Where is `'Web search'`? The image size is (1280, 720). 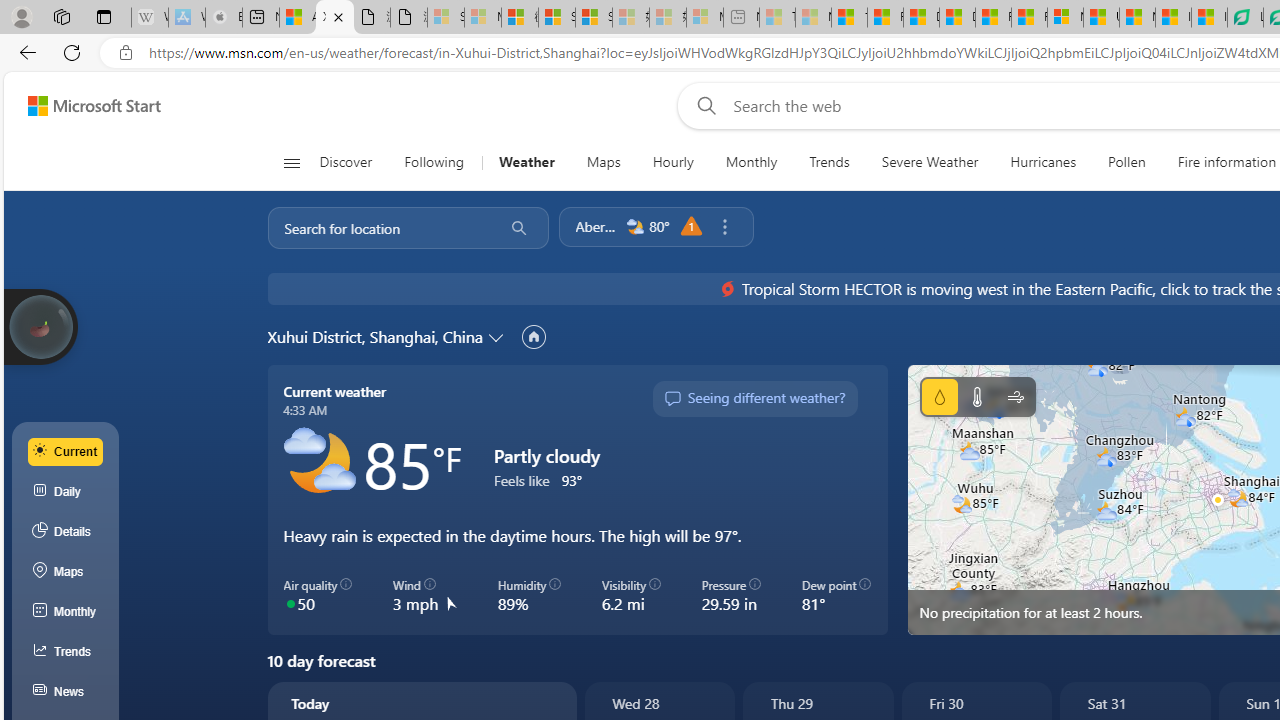 'Web search' is located at coordinates (702, 105).